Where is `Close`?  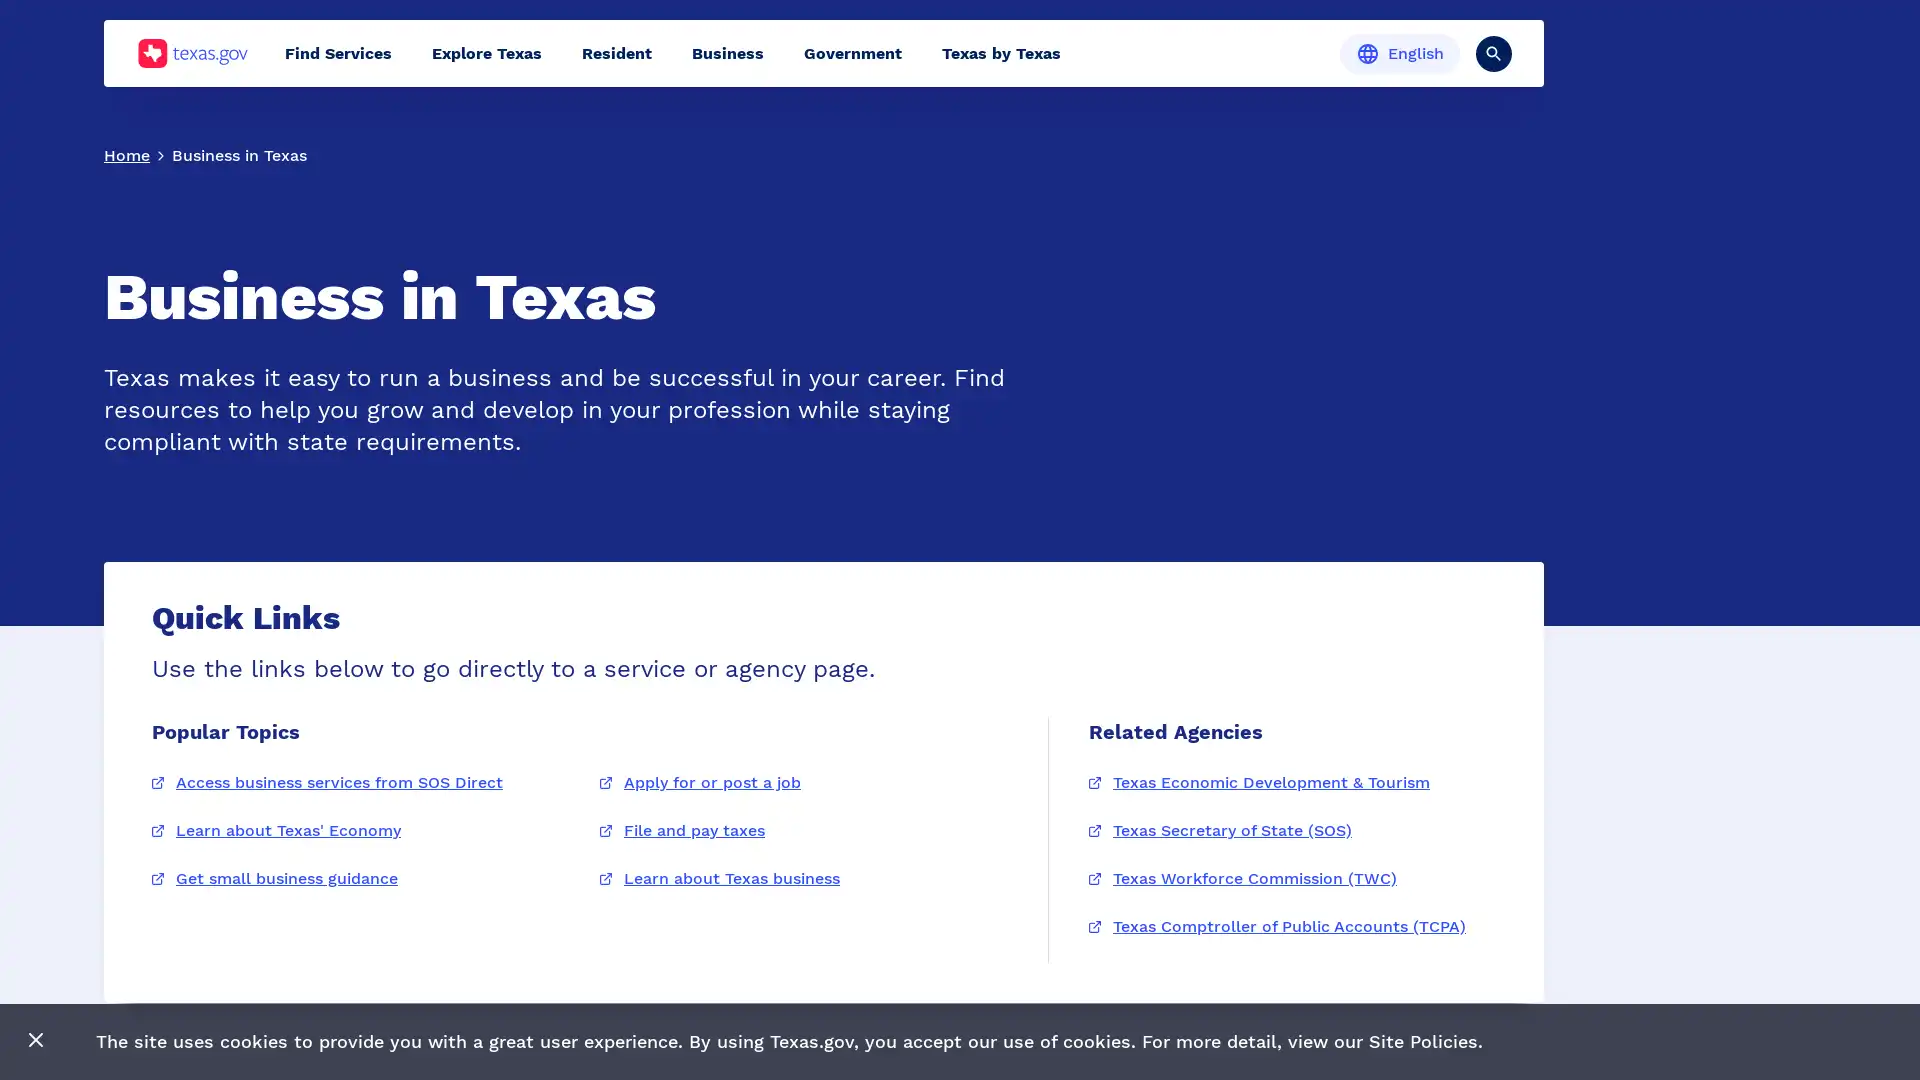
Close is located at coordinates (36, 1040).